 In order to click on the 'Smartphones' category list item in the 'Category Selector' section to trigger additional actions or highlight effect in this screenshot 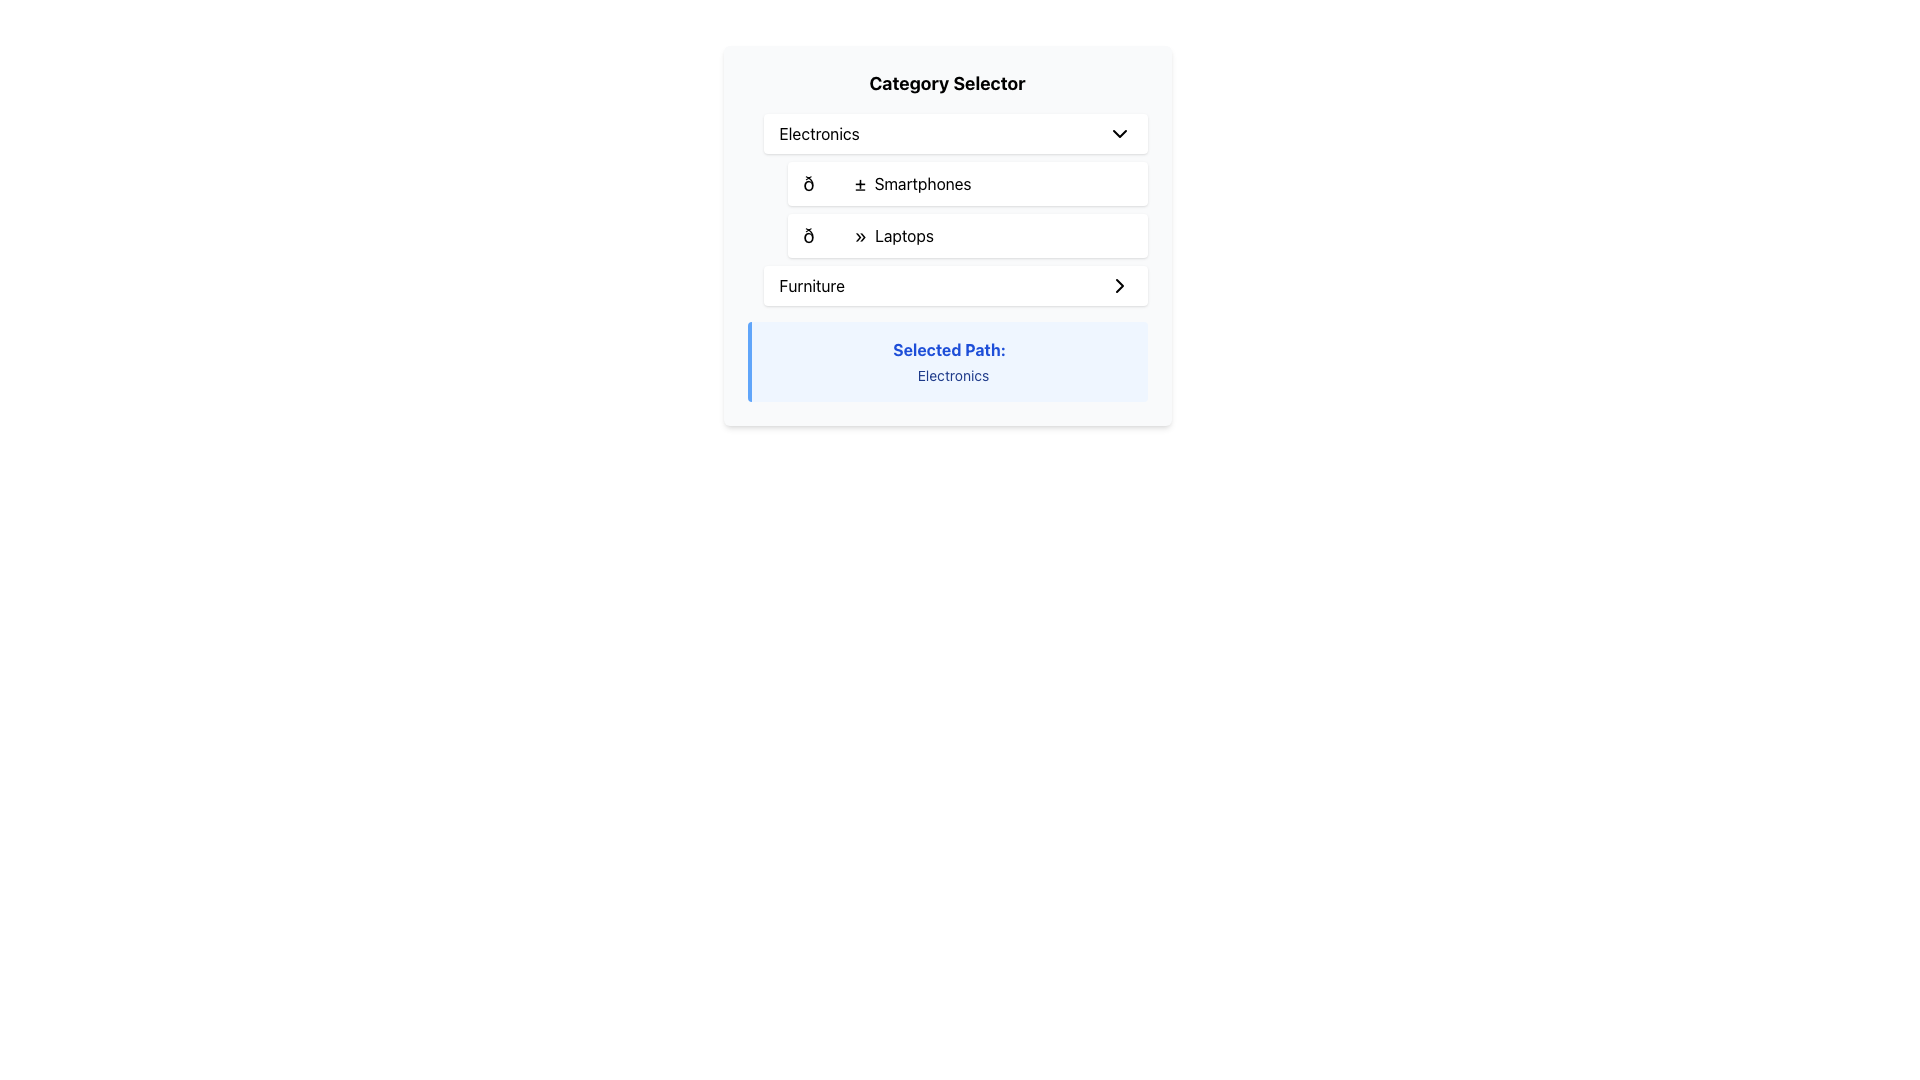, I will do `click(886, 184)`.